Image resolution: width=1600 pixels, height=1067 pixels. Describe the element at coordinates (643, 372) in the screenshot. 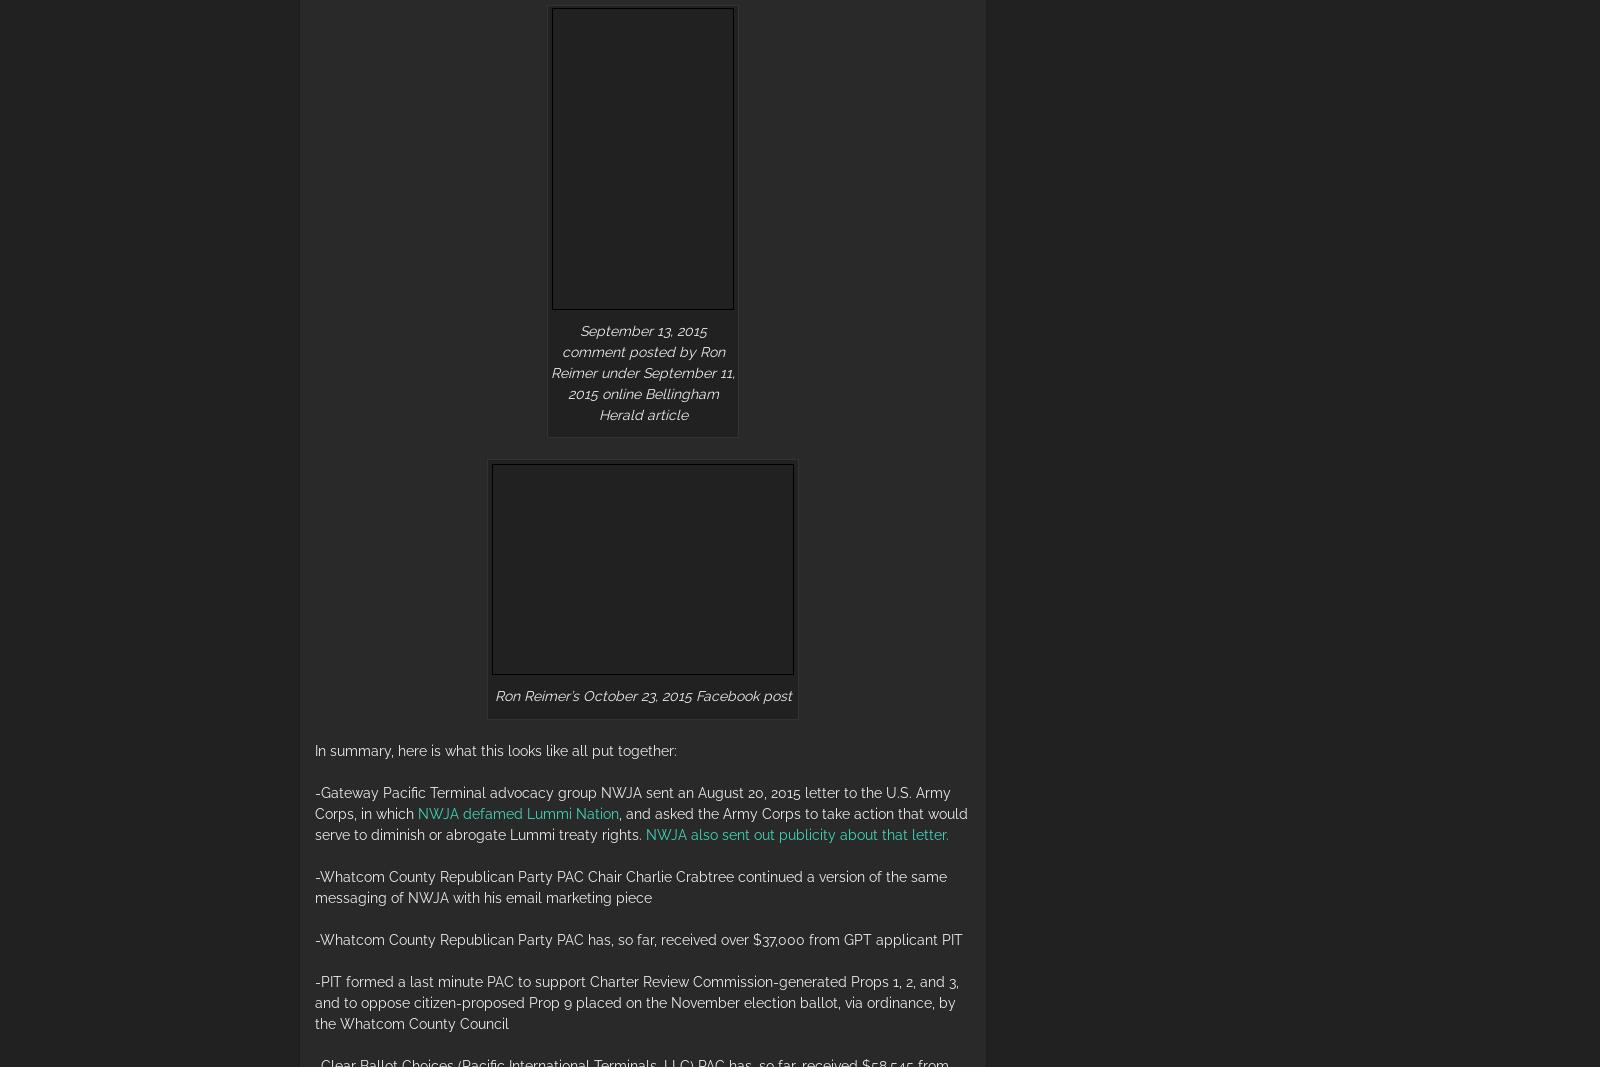

I see `'September 13, 2015 comment posted by Ron Reimer under September 11, 2015 online Bellingham Herald article'` at that location.